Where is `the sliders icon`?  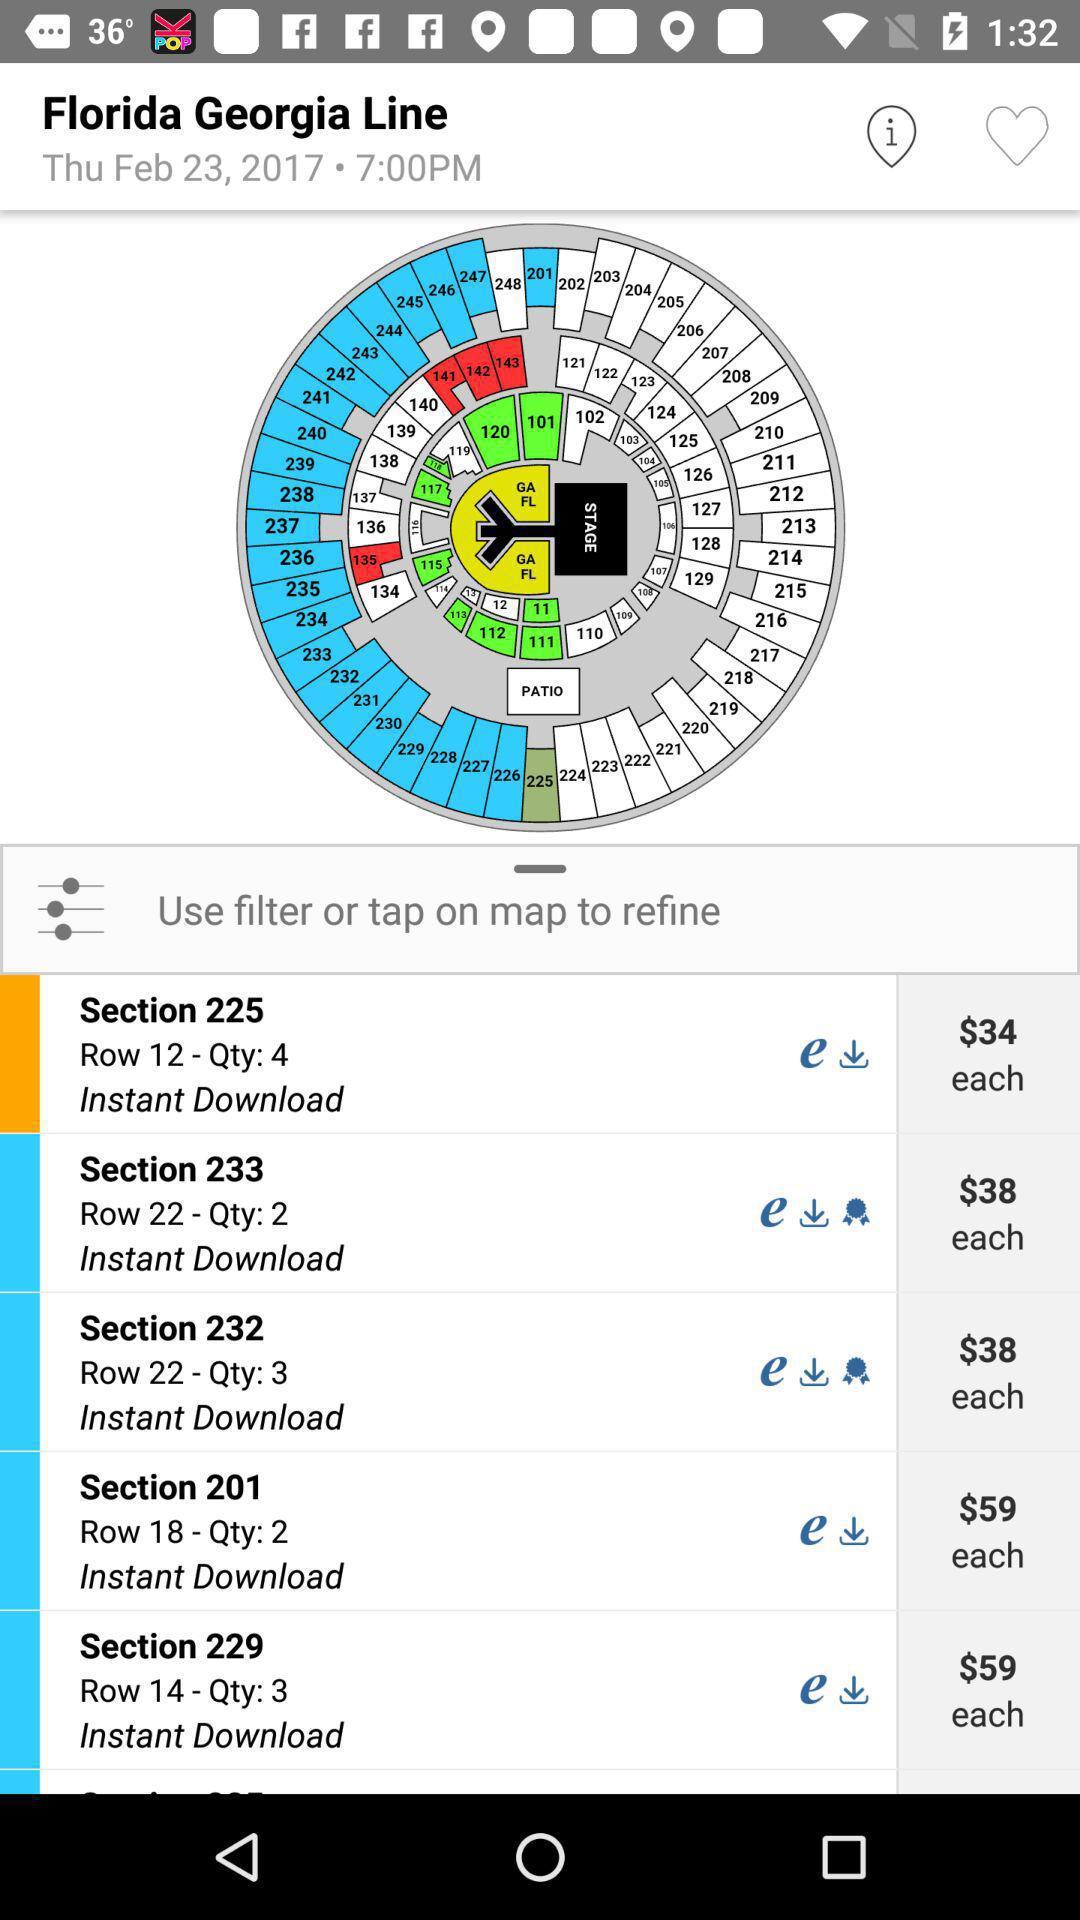 the sliders icon is located at coordinates (69, 908).